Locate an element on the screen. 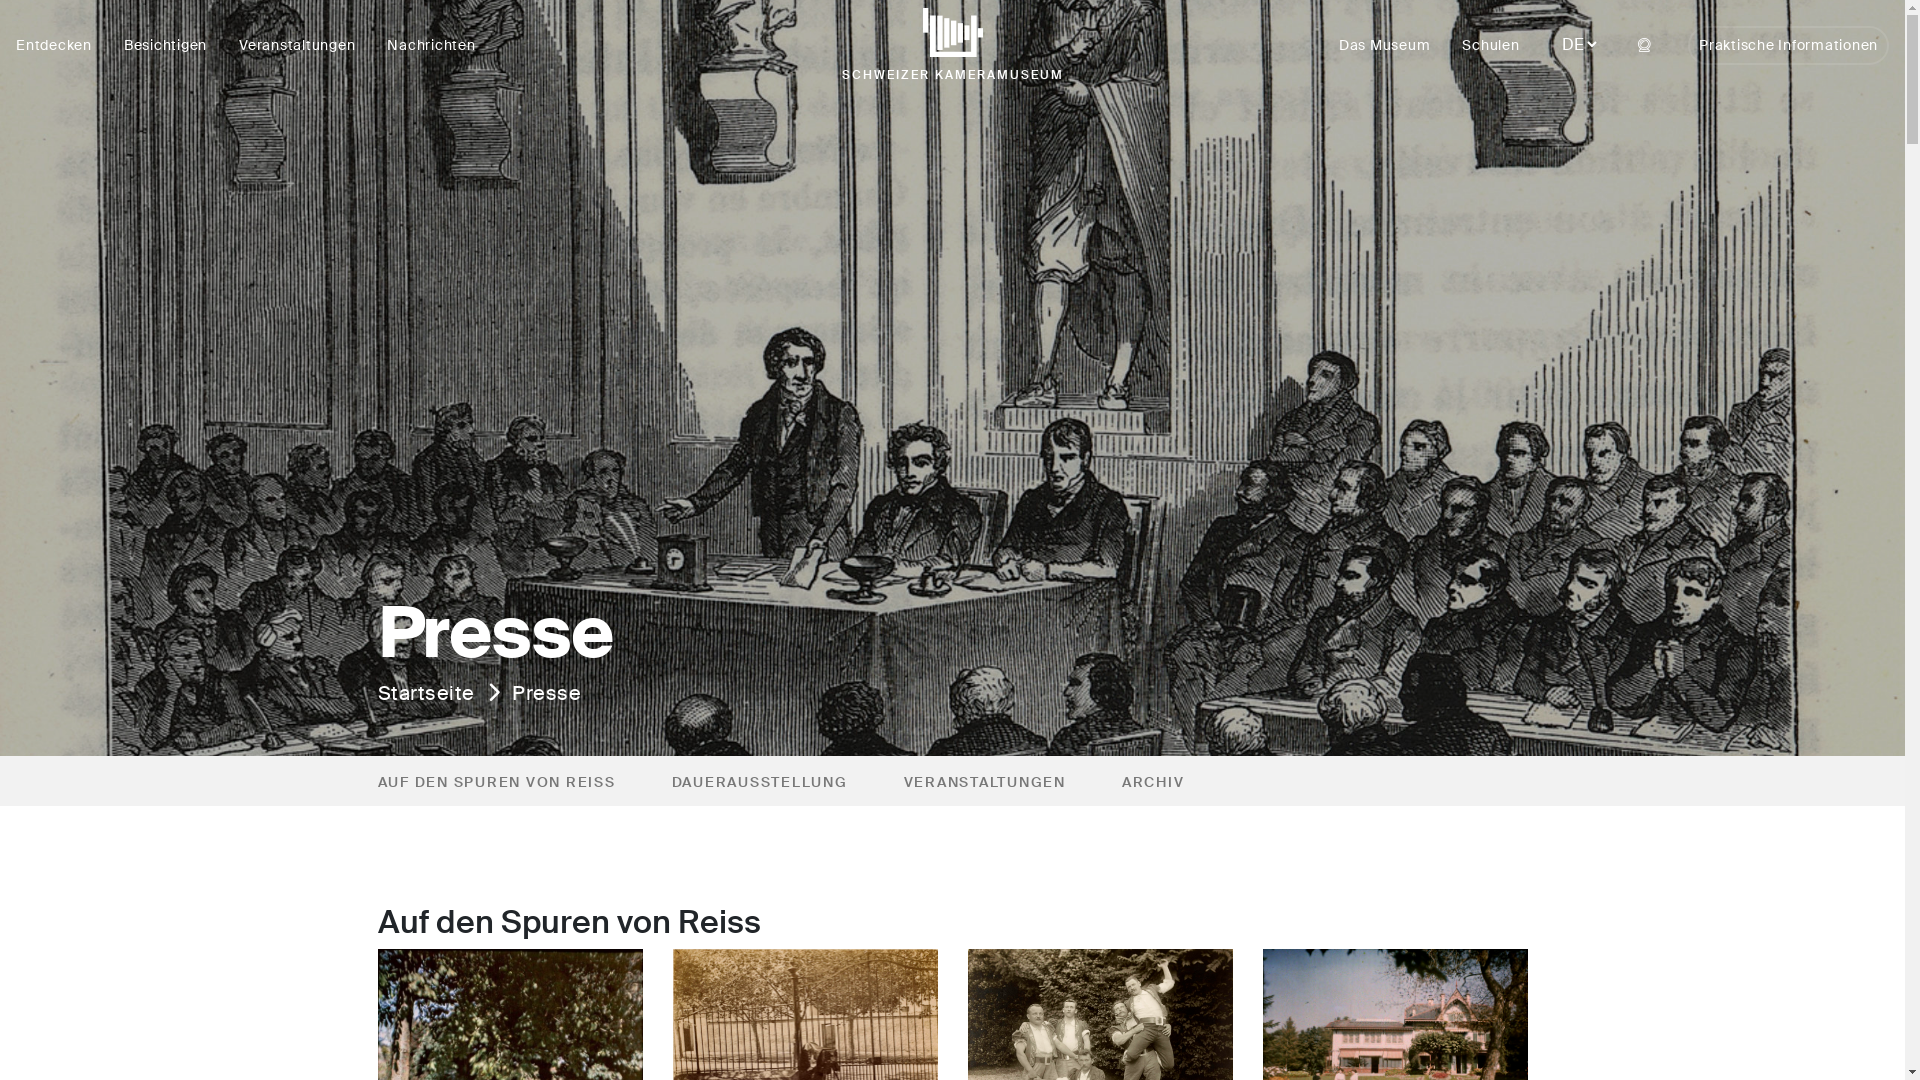 The height and width of the screenshot is (1080, 1920). 'VERANSTALTUNGEN' is located at coordinates (984, 781).